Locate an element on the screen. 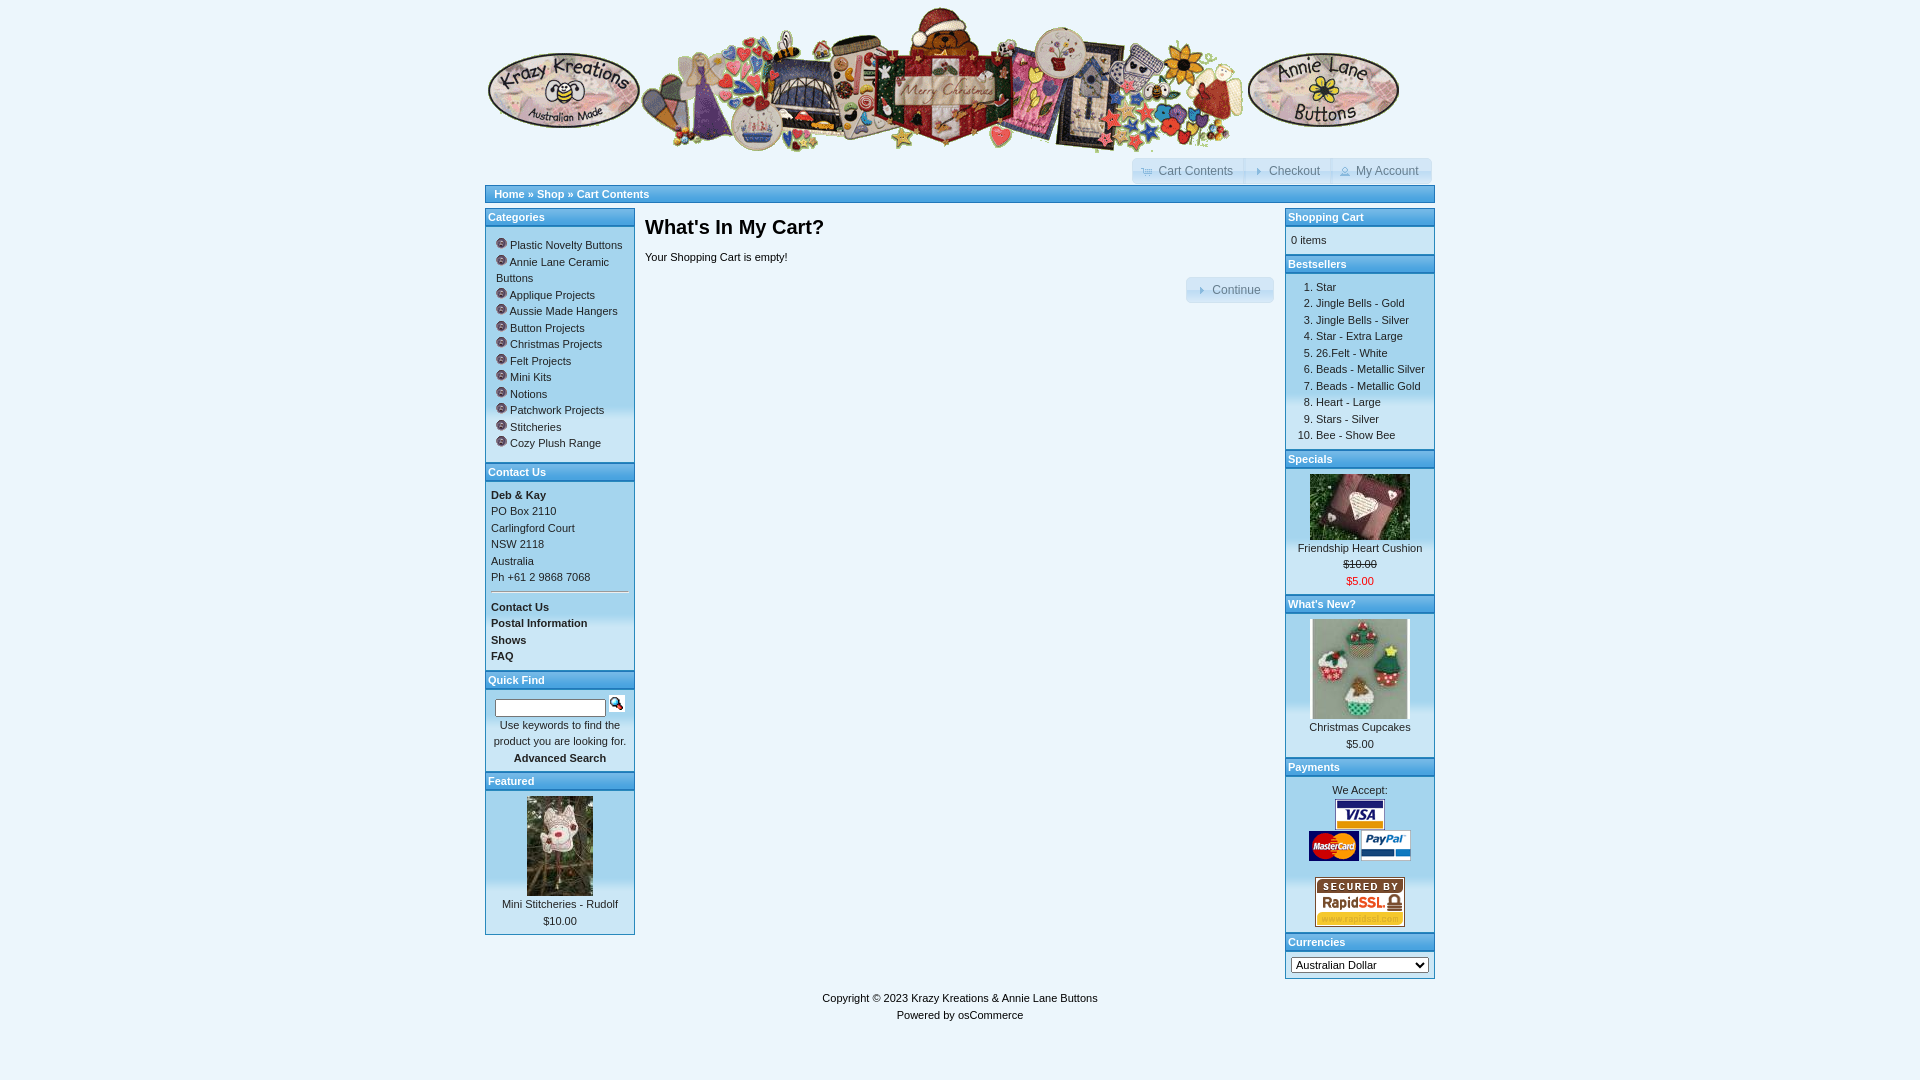 Image resolution: width=1920 pixels, height=1080 pixels. ' Cozy Plush Range' is located at coordinates (548, 442).